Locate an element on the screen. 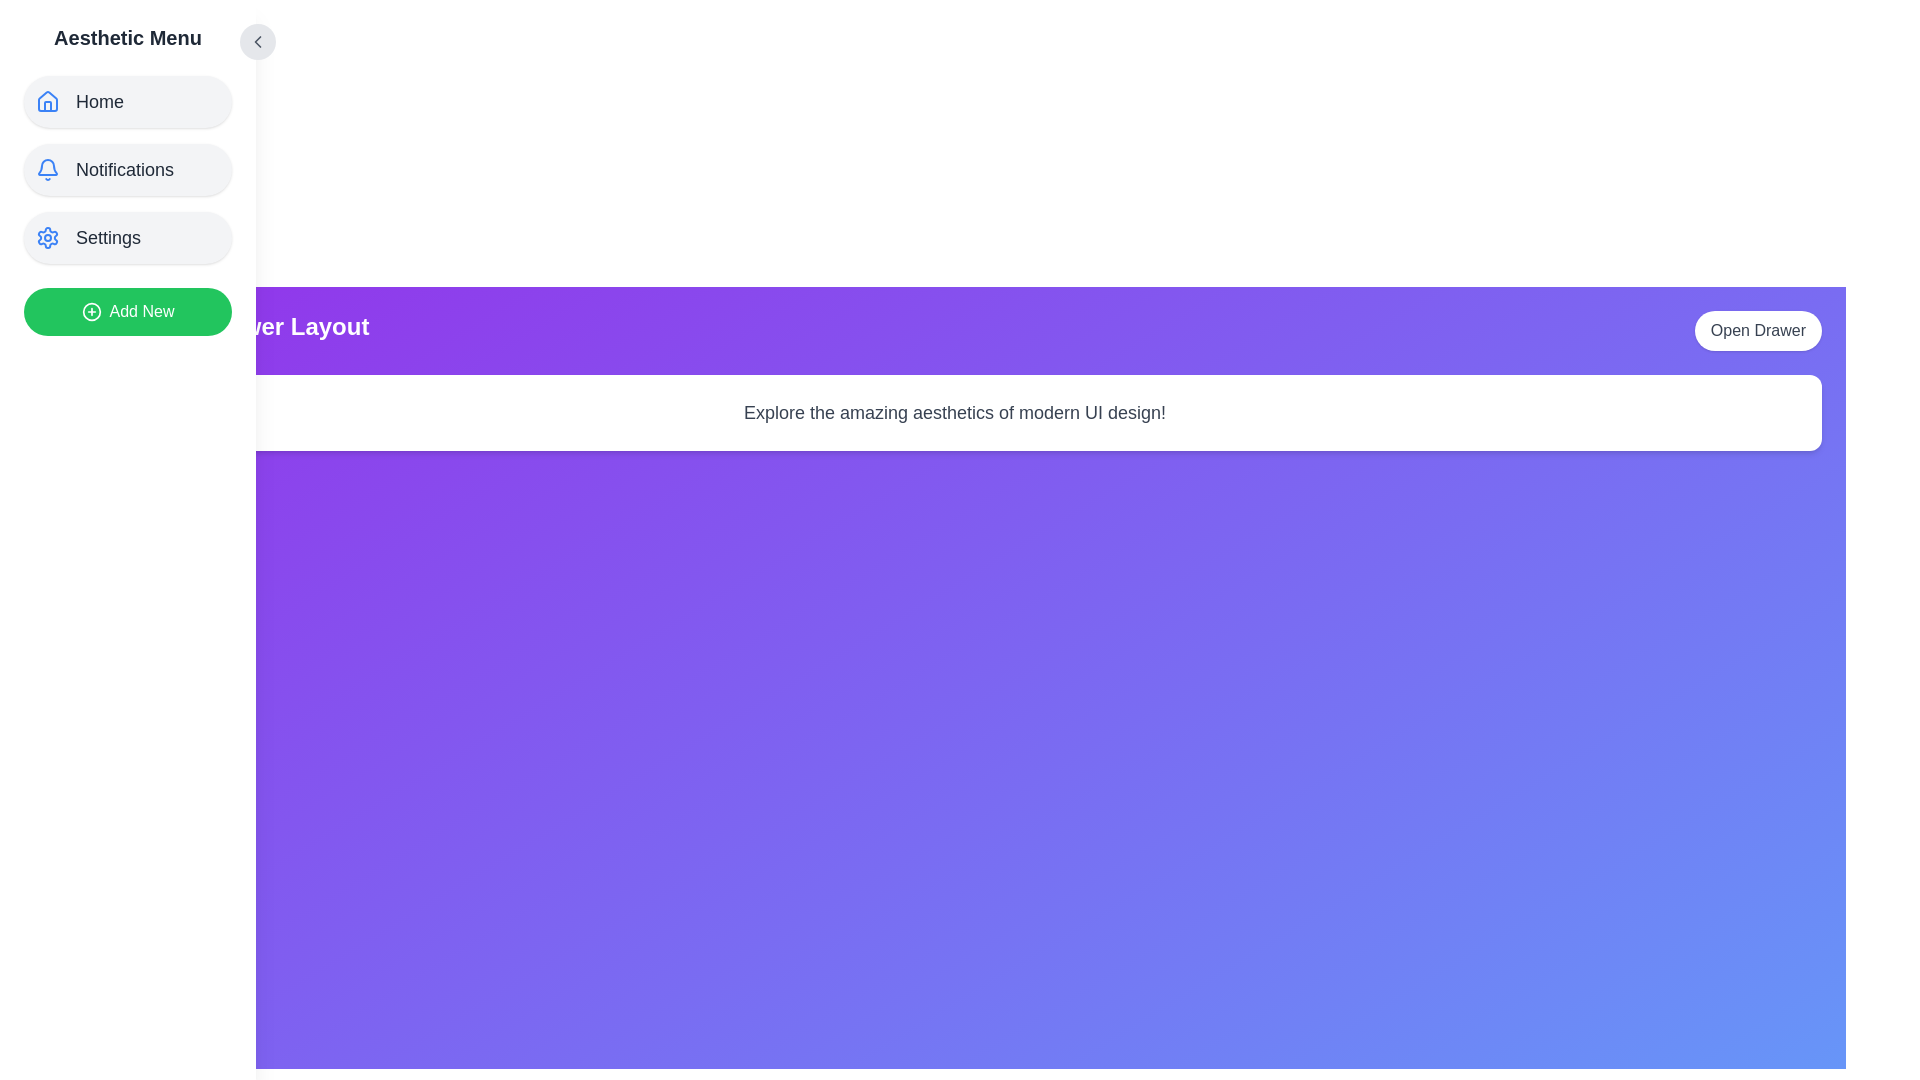  the circular icon within the green 'Add New' button located in the left-hand menu panel is located at coordinates (90, 312).